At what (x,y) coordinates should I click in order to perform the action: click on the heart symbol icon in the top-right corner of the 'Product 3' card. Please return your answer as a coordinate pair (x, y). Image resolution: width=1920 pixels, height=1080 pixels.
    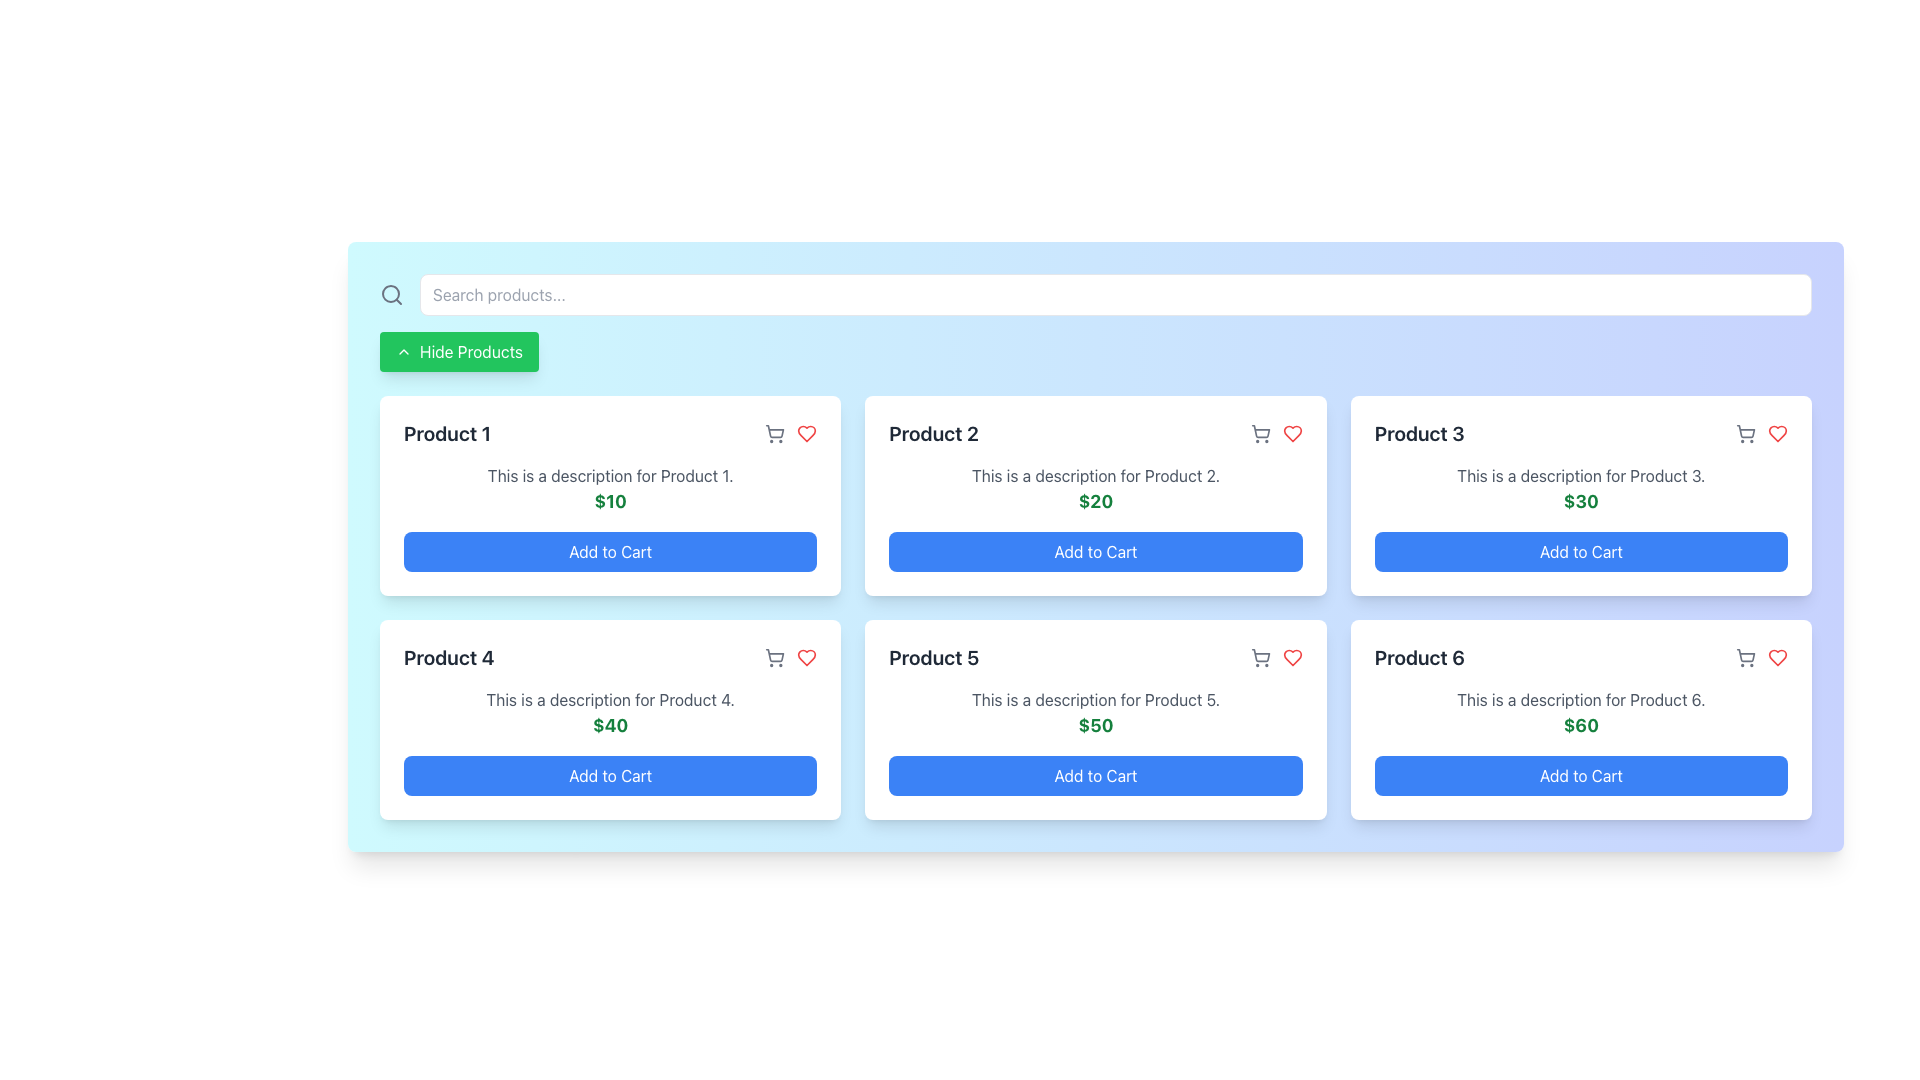
    Looking at the image, I should click on (1777, 433).